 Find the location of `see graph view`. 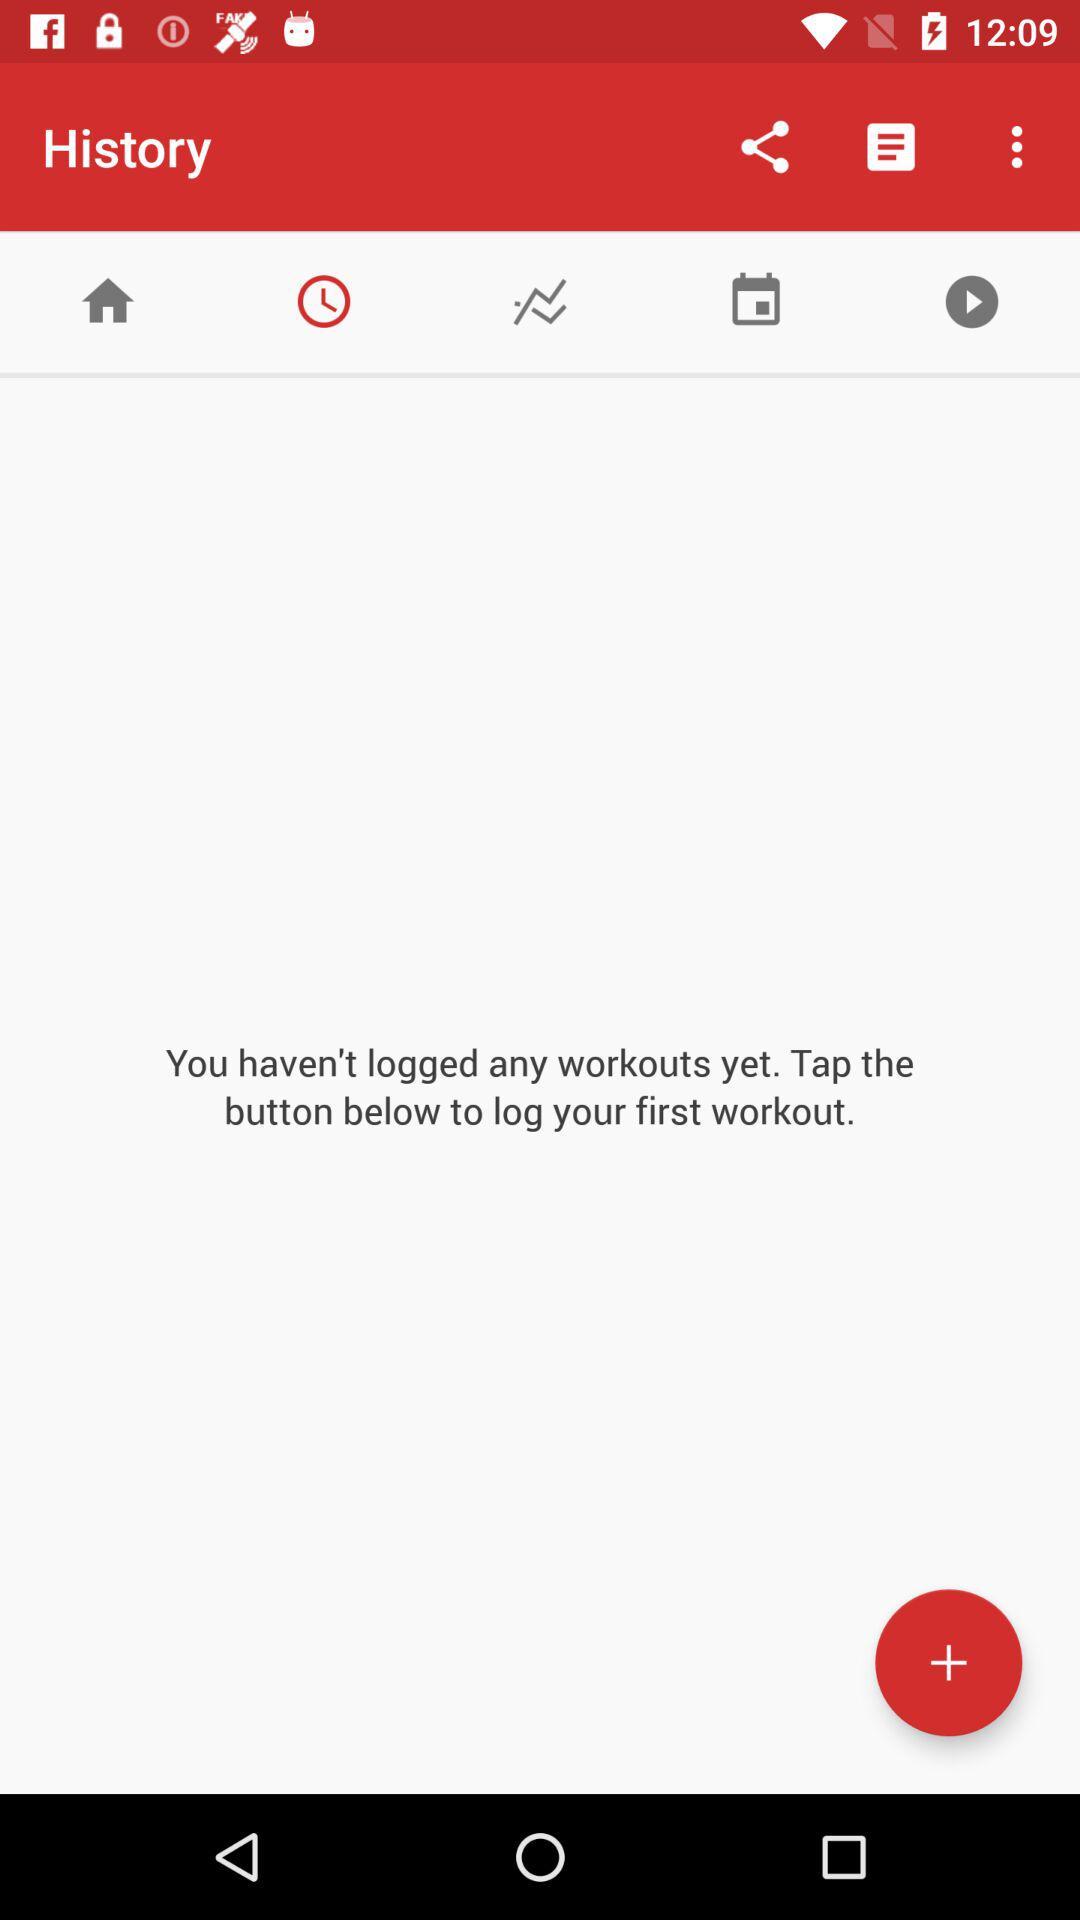

see graph view is located at coordinates (540, 300).